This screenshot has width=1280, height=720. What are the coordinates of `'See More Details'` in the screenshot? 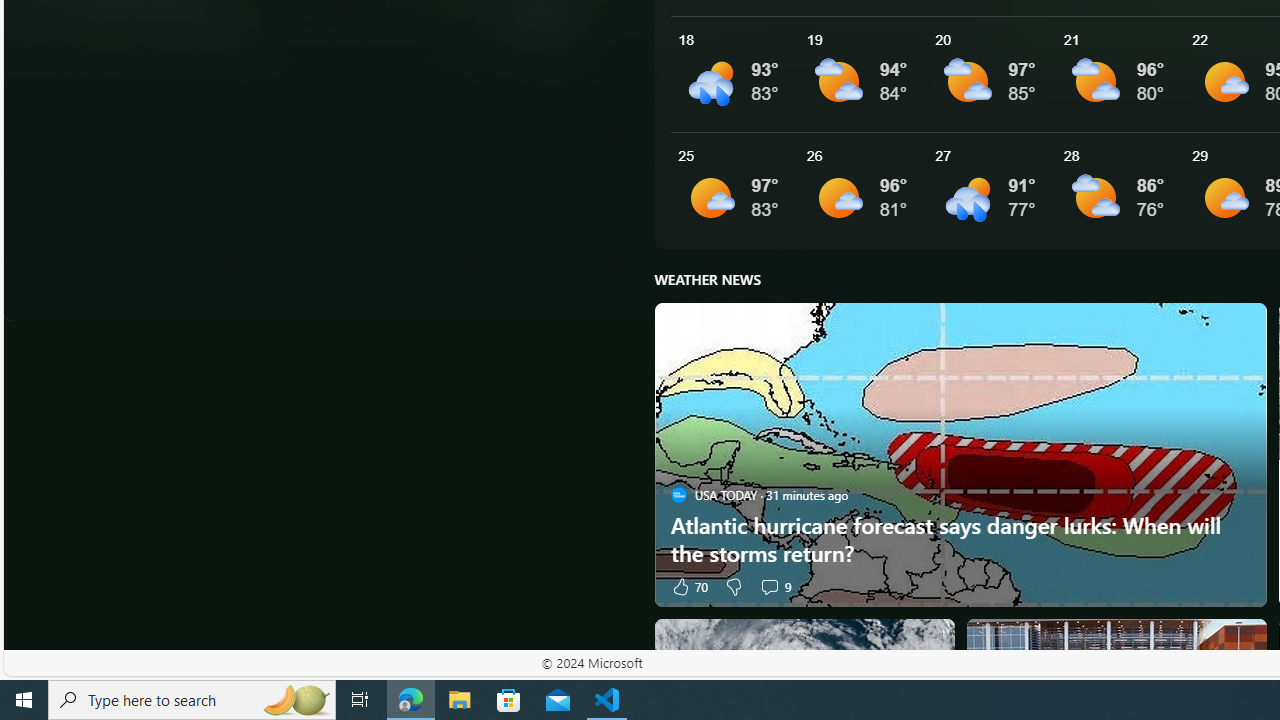 It's located at (1120, 190).